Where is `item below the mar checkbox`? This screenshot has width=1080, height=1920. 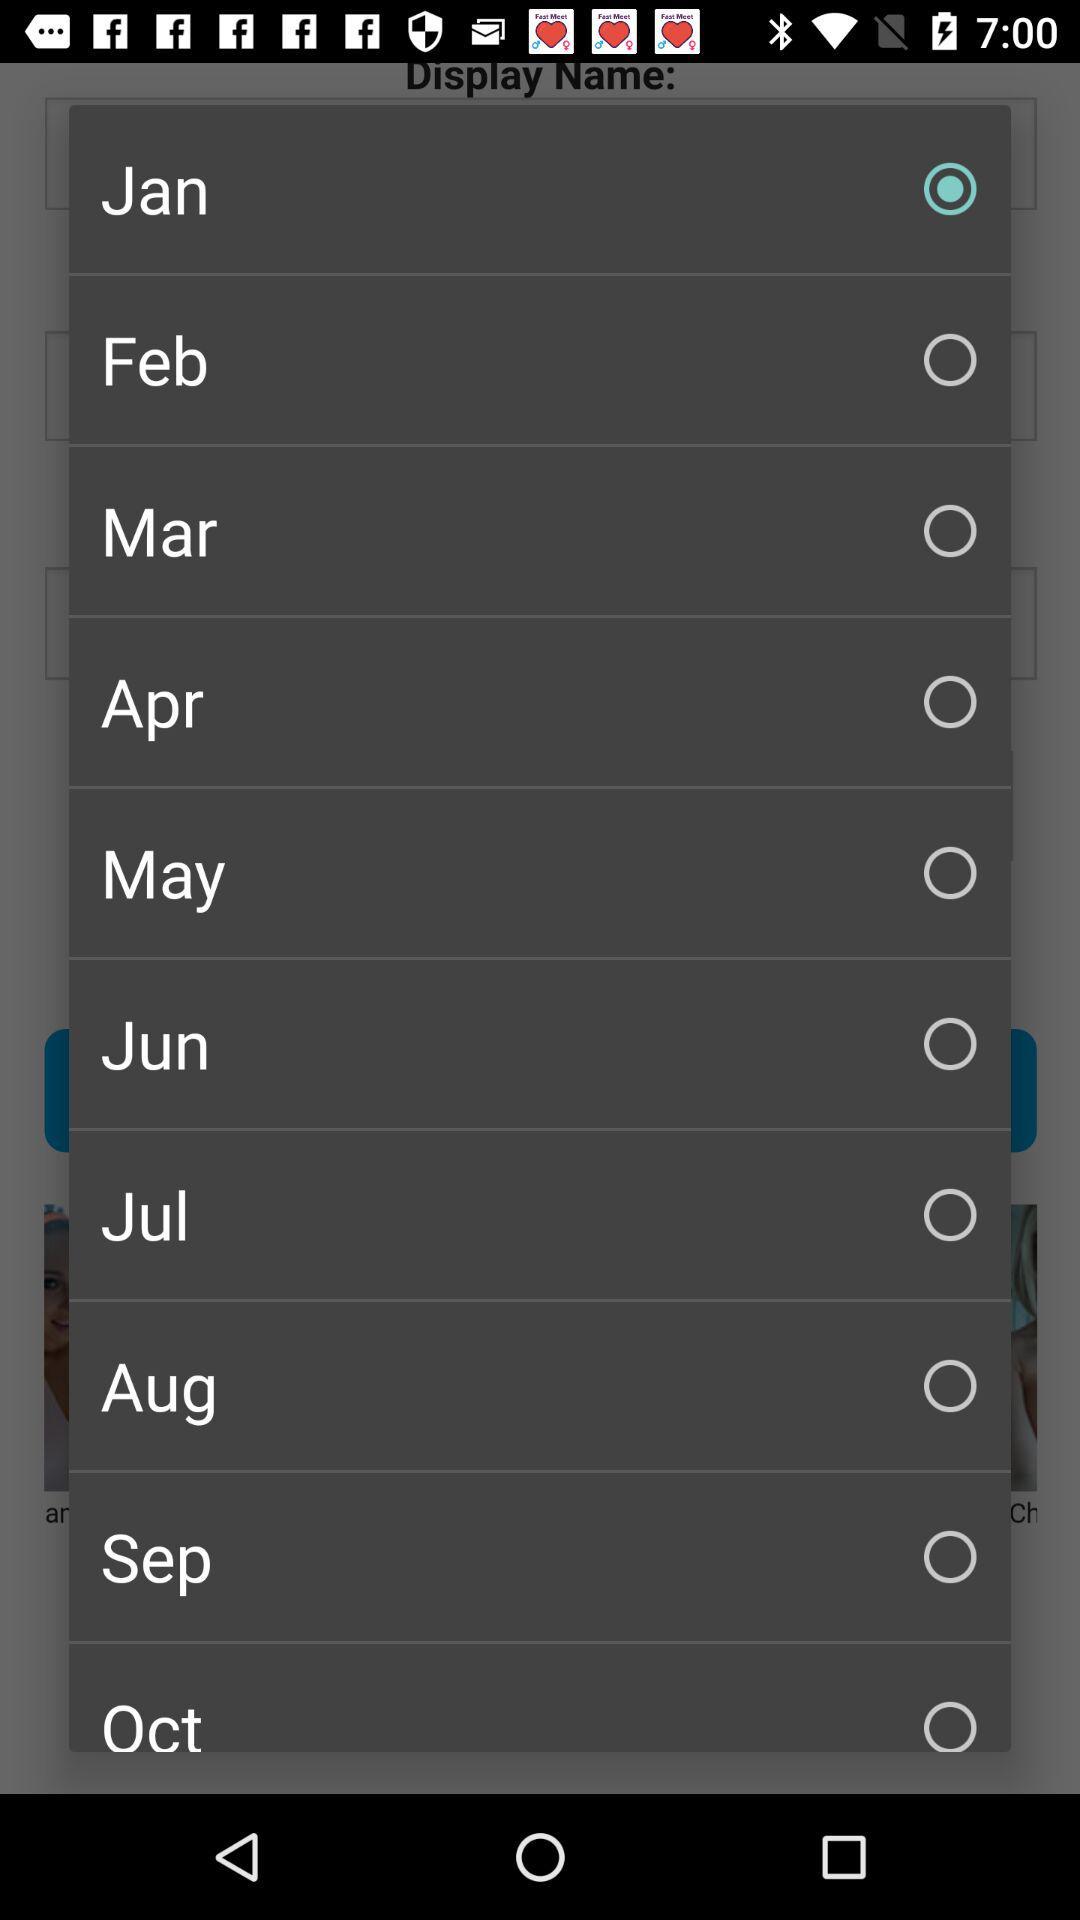 item below the mar checkbox is located at coordinates (540, 701).